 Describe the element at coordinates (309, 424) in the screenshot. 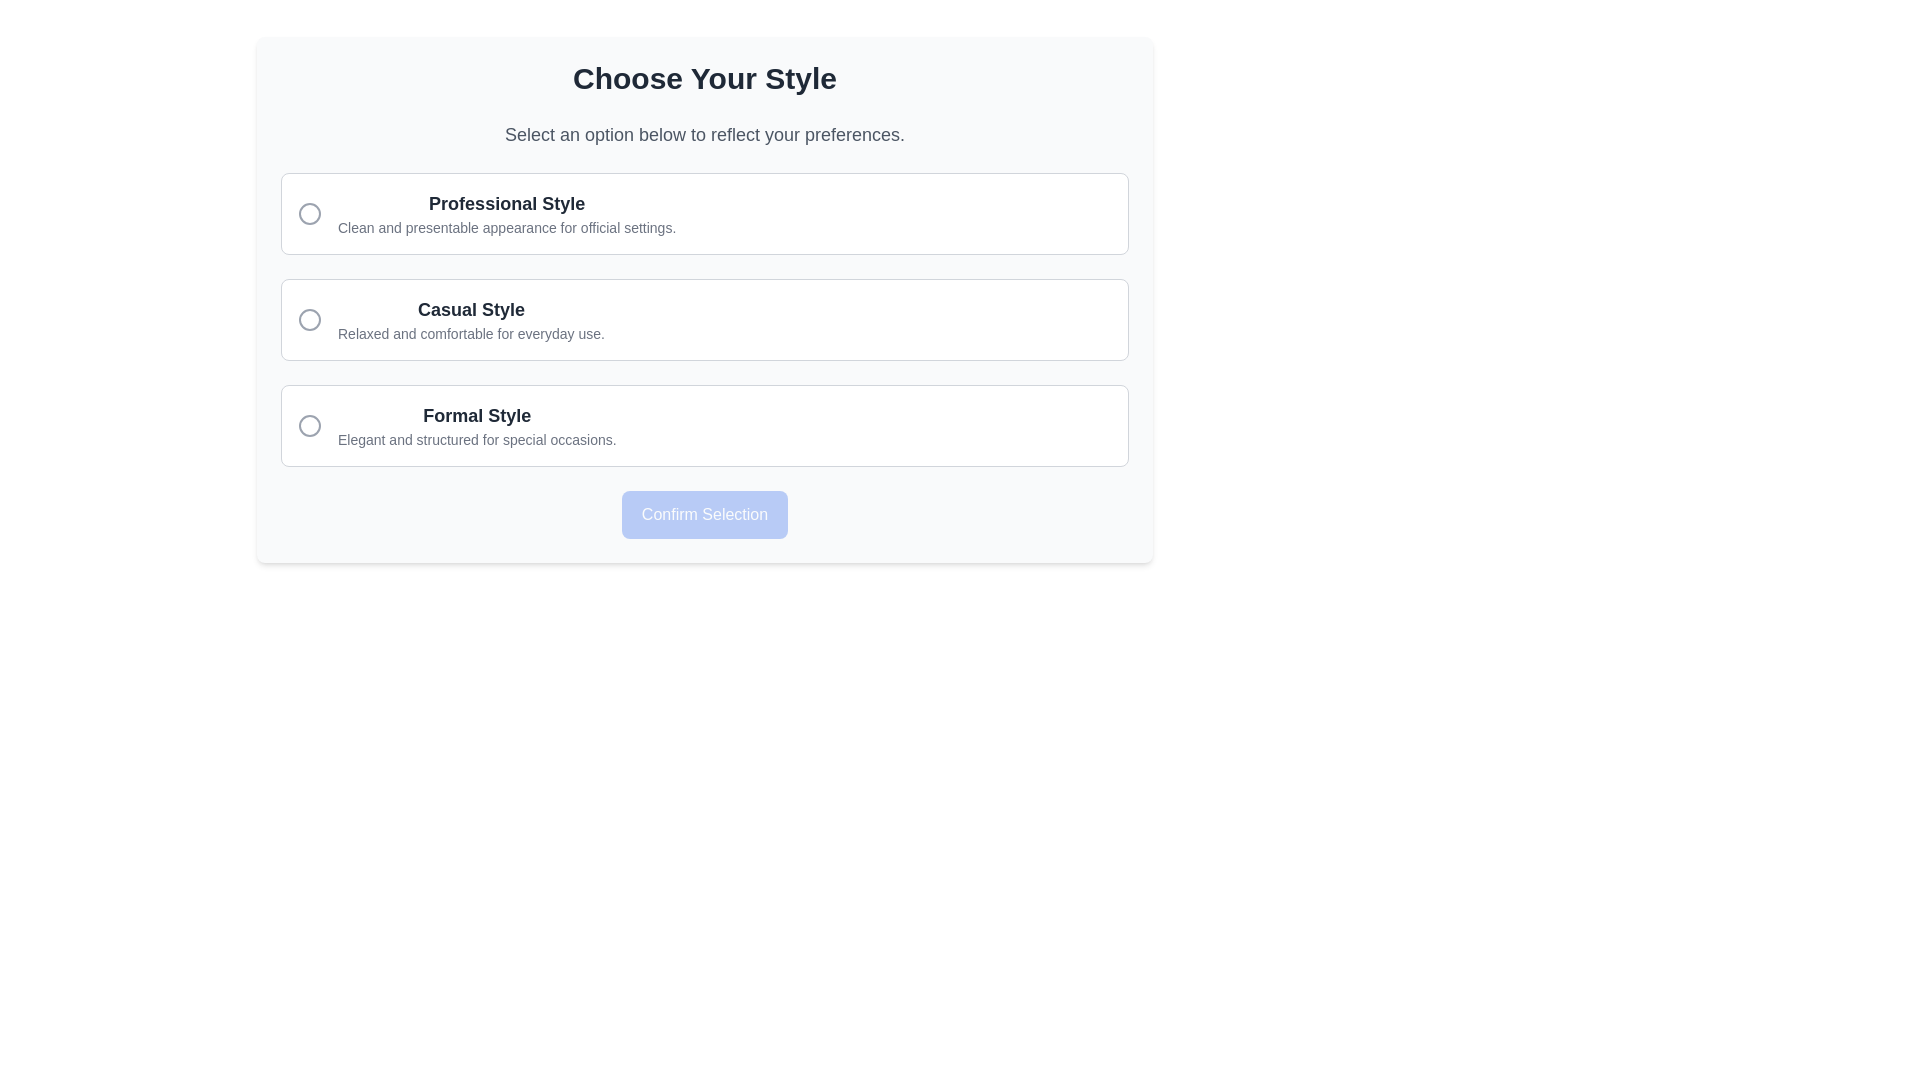

I see `the central circular SVG graphical element indicating the unselected state of the 'Formal Style' option in the vertical list of choices` at that location.